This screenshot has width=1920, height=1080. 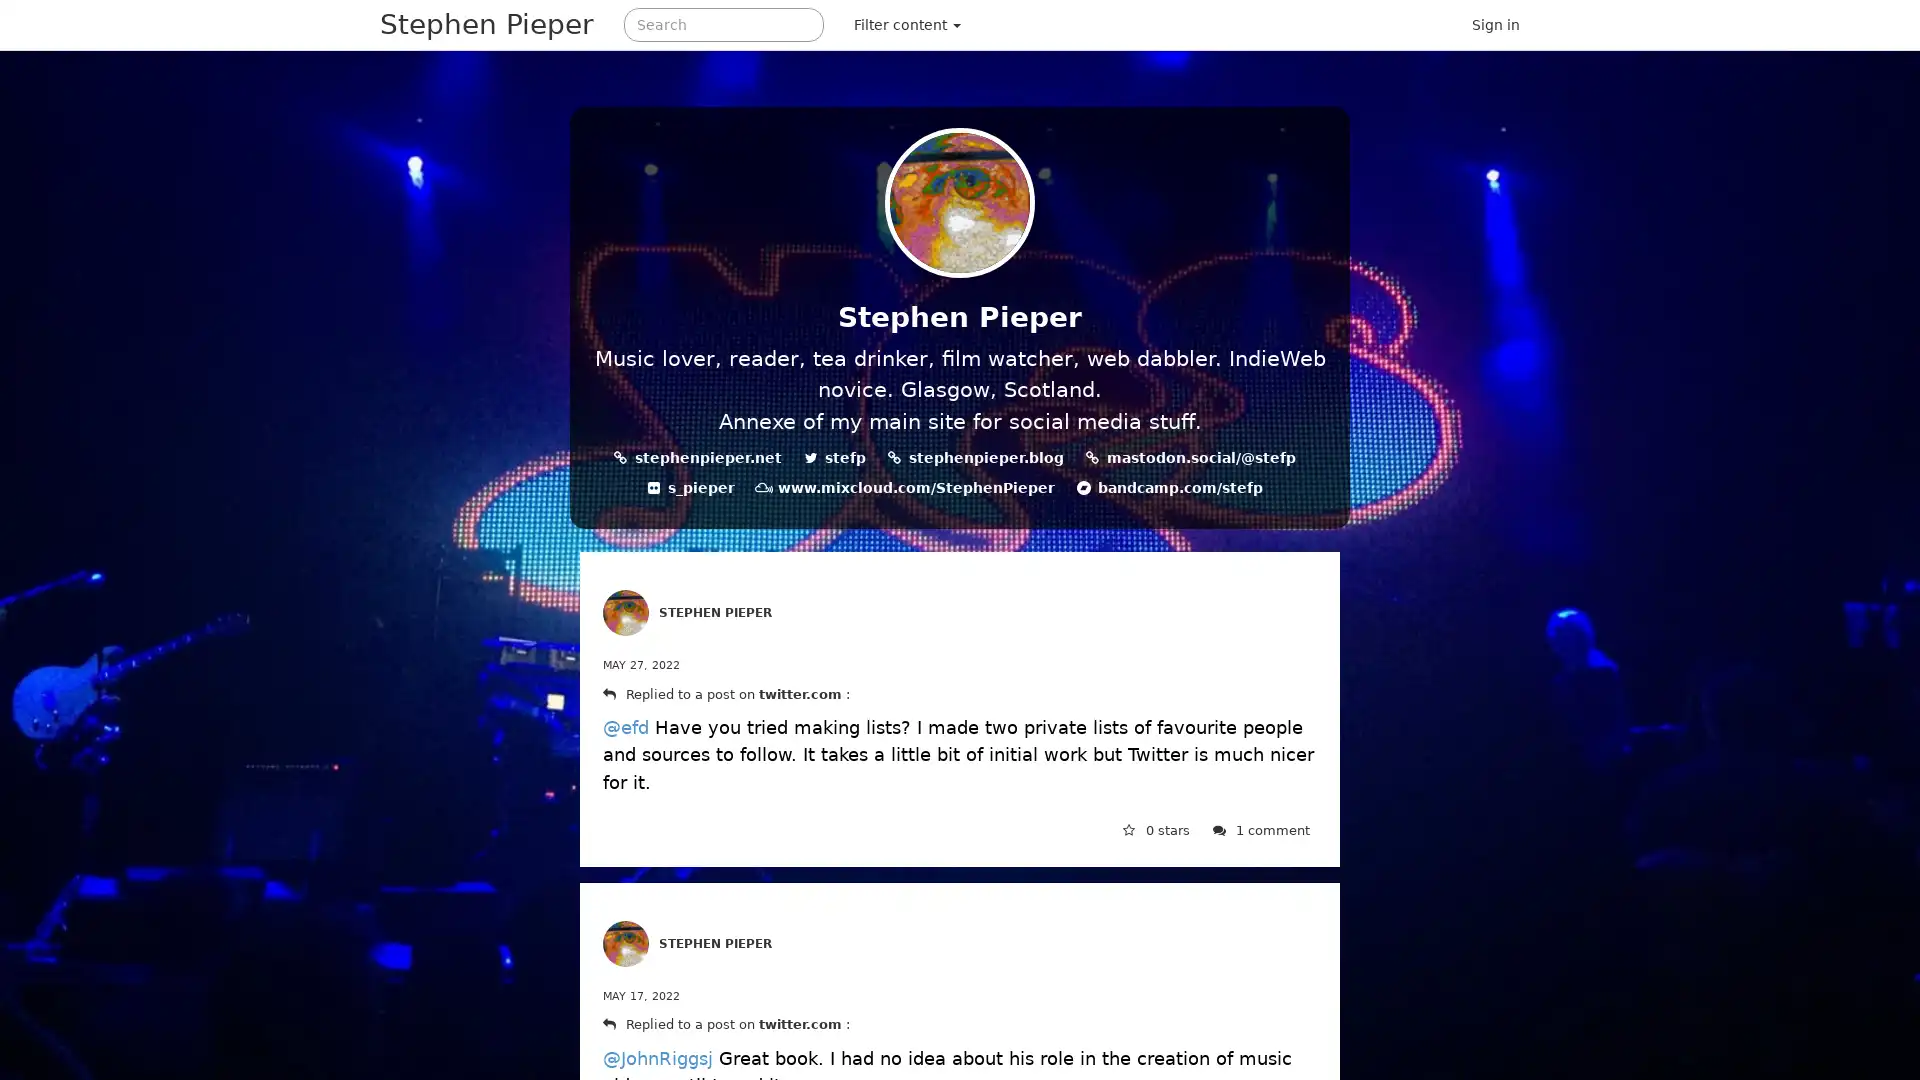 I want to click on Filter content, so click(x=906, y=24).